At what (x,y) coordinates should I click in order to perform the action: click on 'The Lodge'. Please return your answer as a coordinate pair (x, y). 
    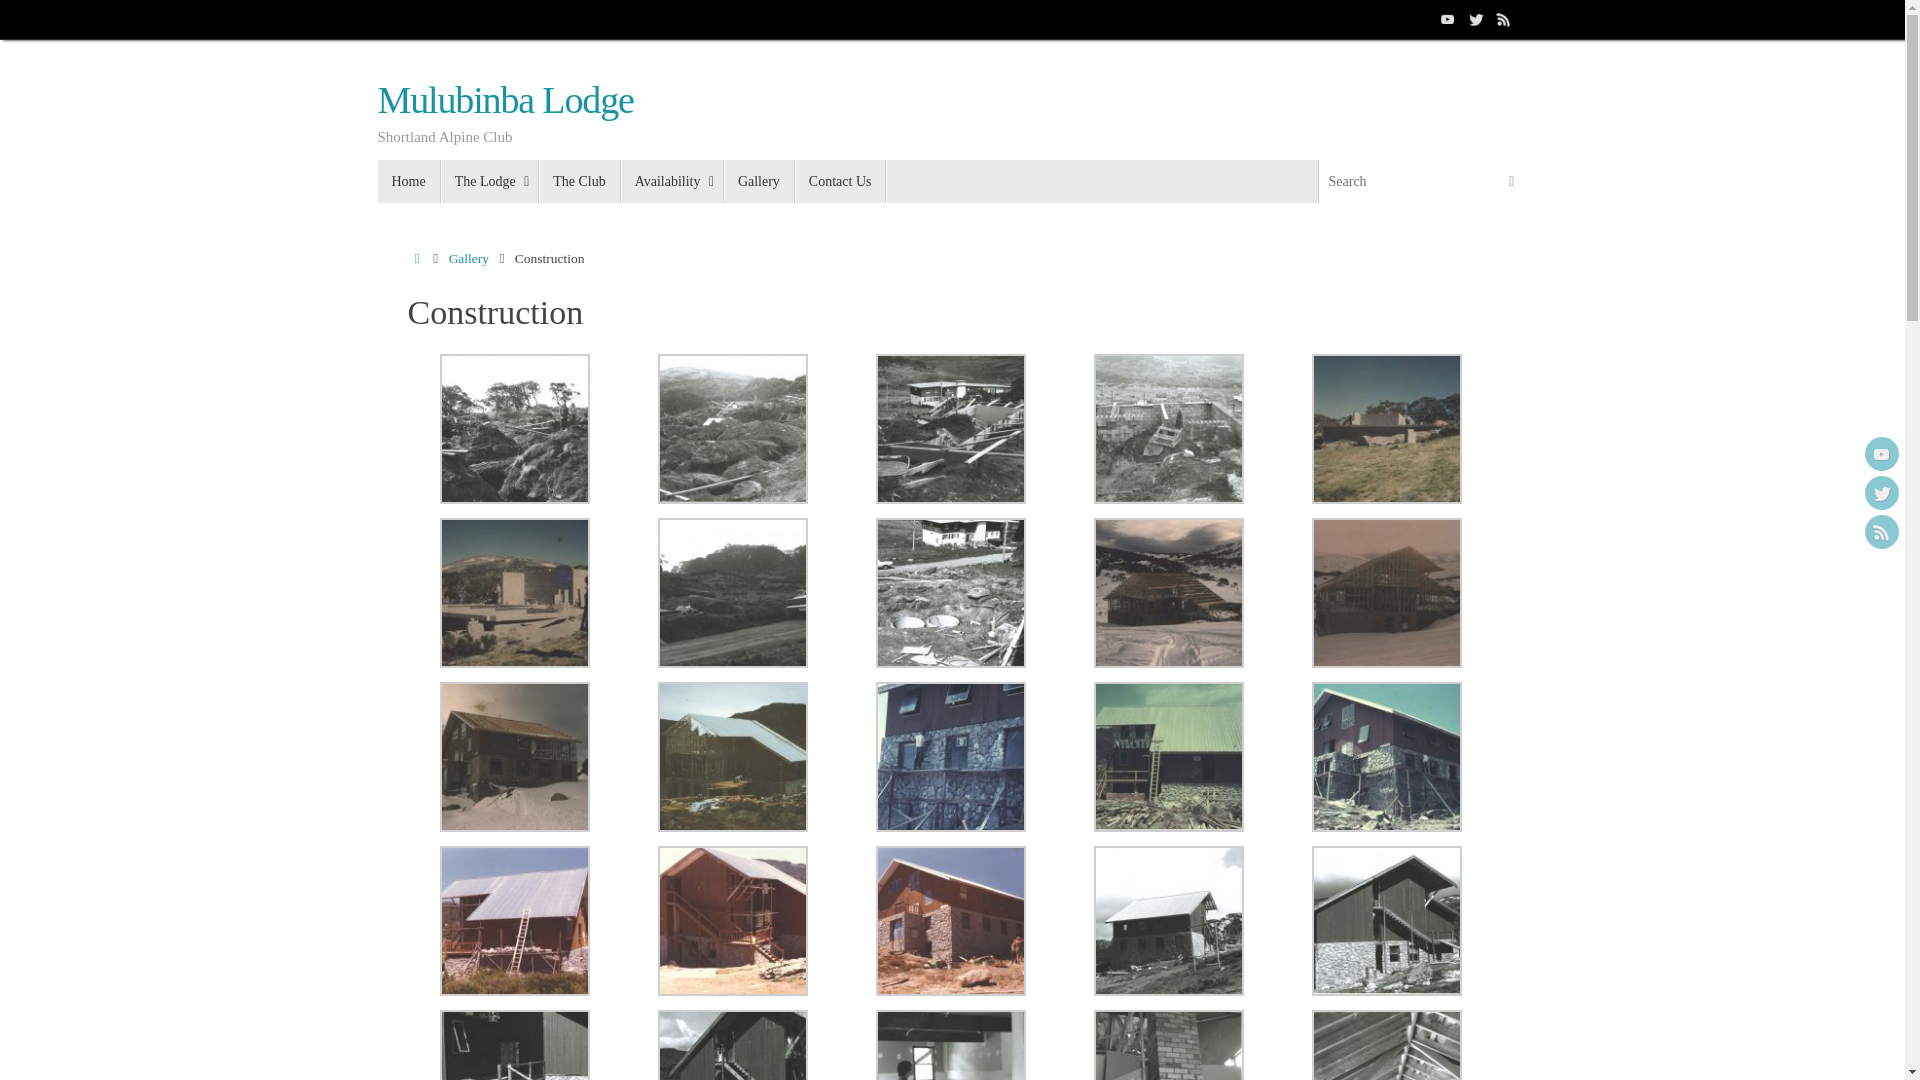
    Looking at the image, I should click on (440, 181).